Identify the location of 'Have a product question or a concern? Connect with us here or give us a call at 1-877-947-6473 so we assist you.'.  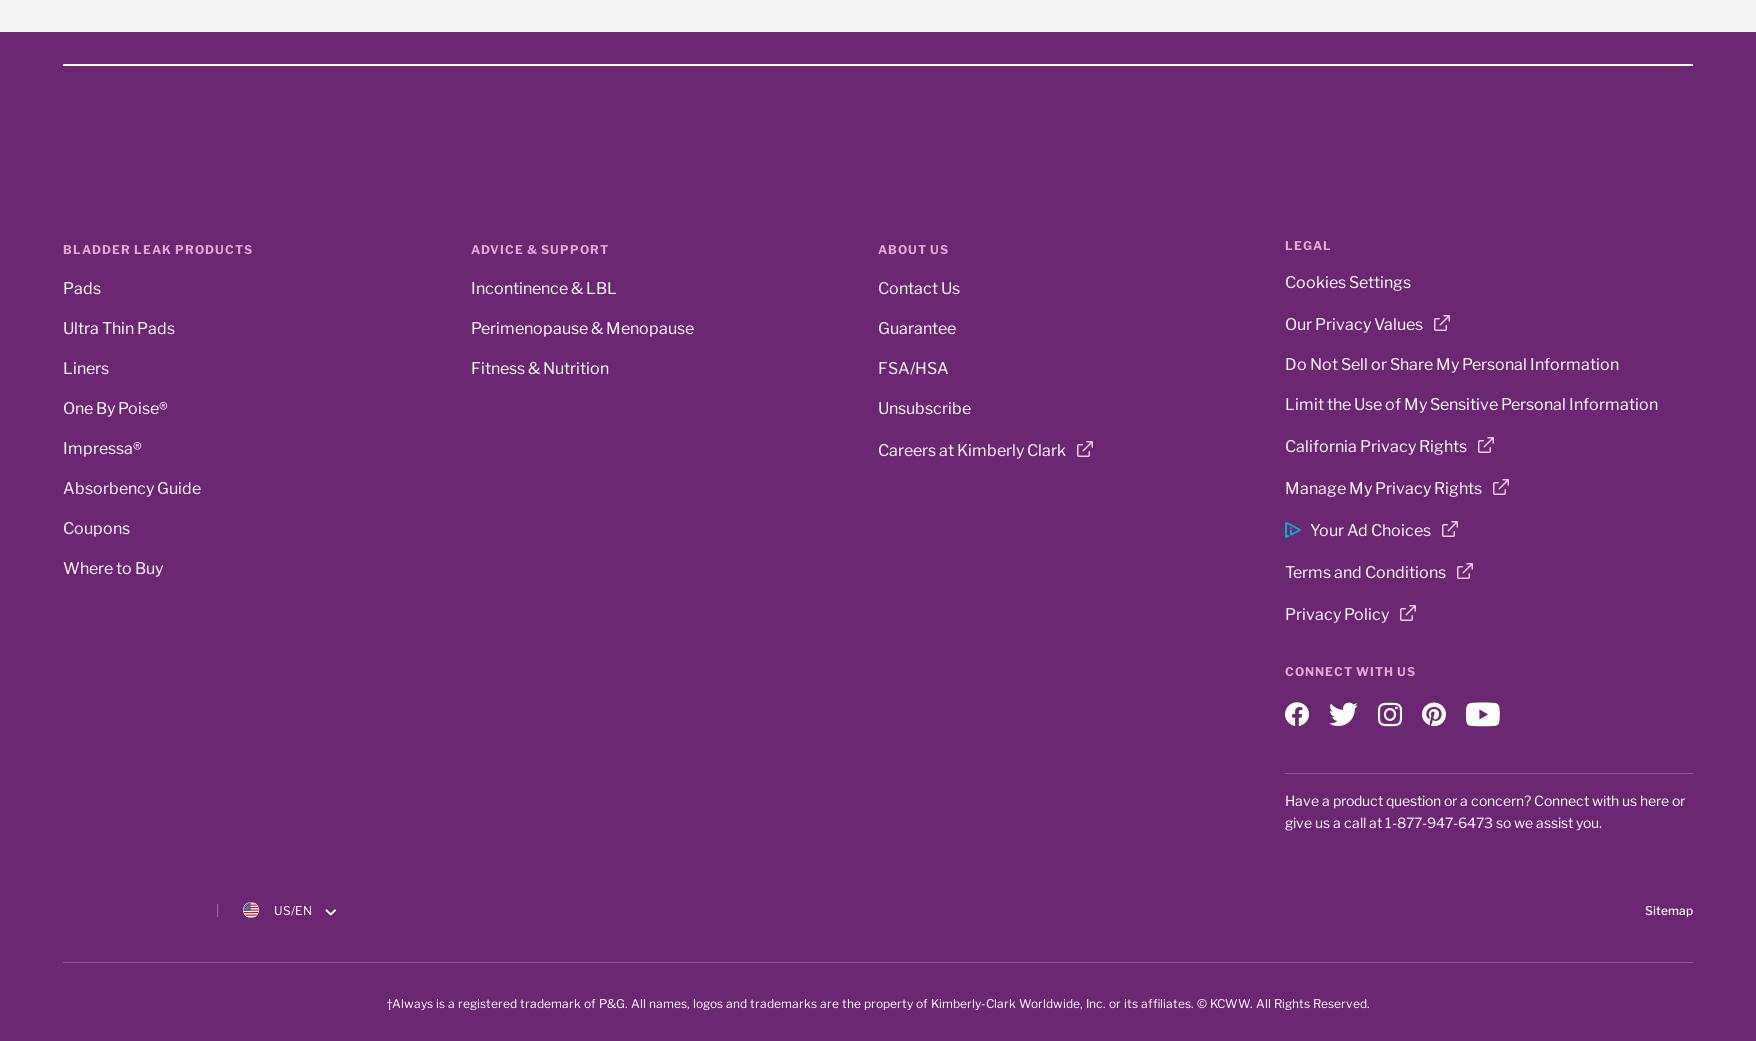
(1484, 811).